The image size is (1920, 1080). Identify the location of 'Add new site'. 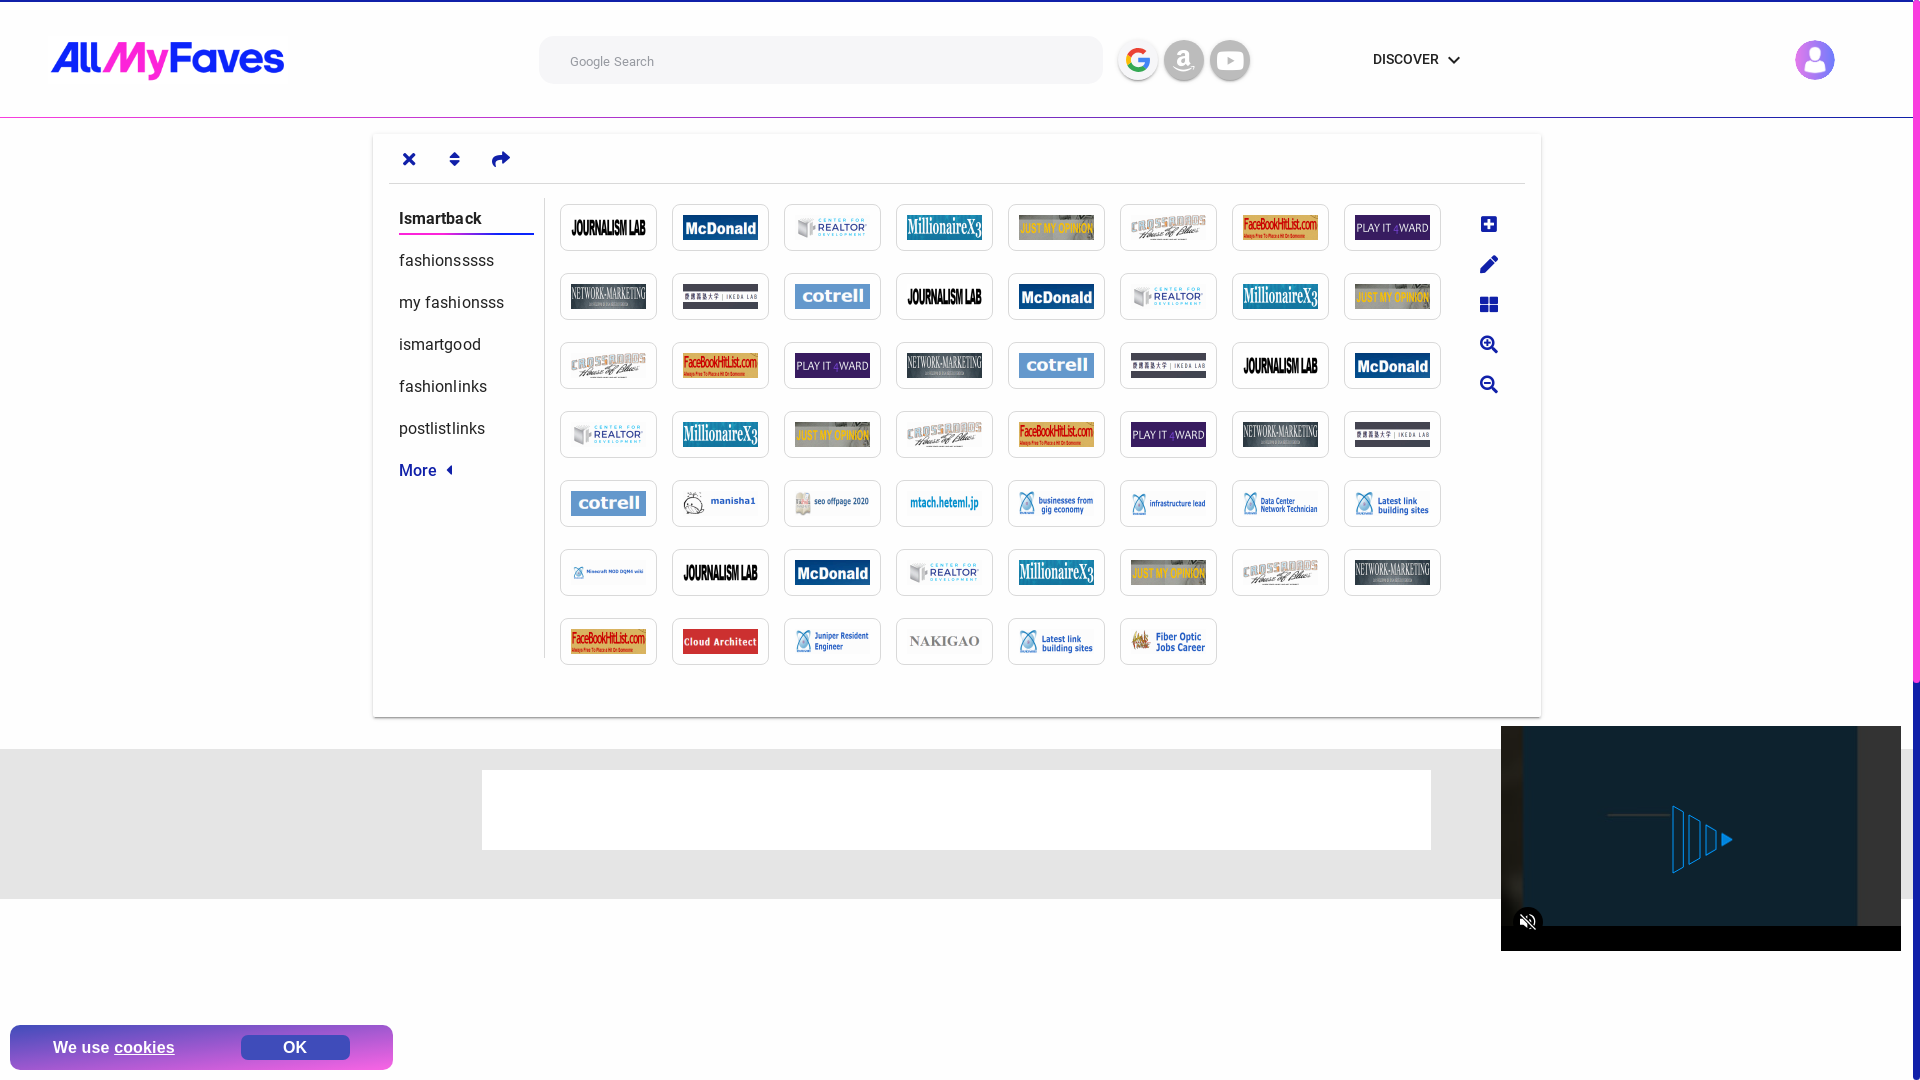
(1488, 223).